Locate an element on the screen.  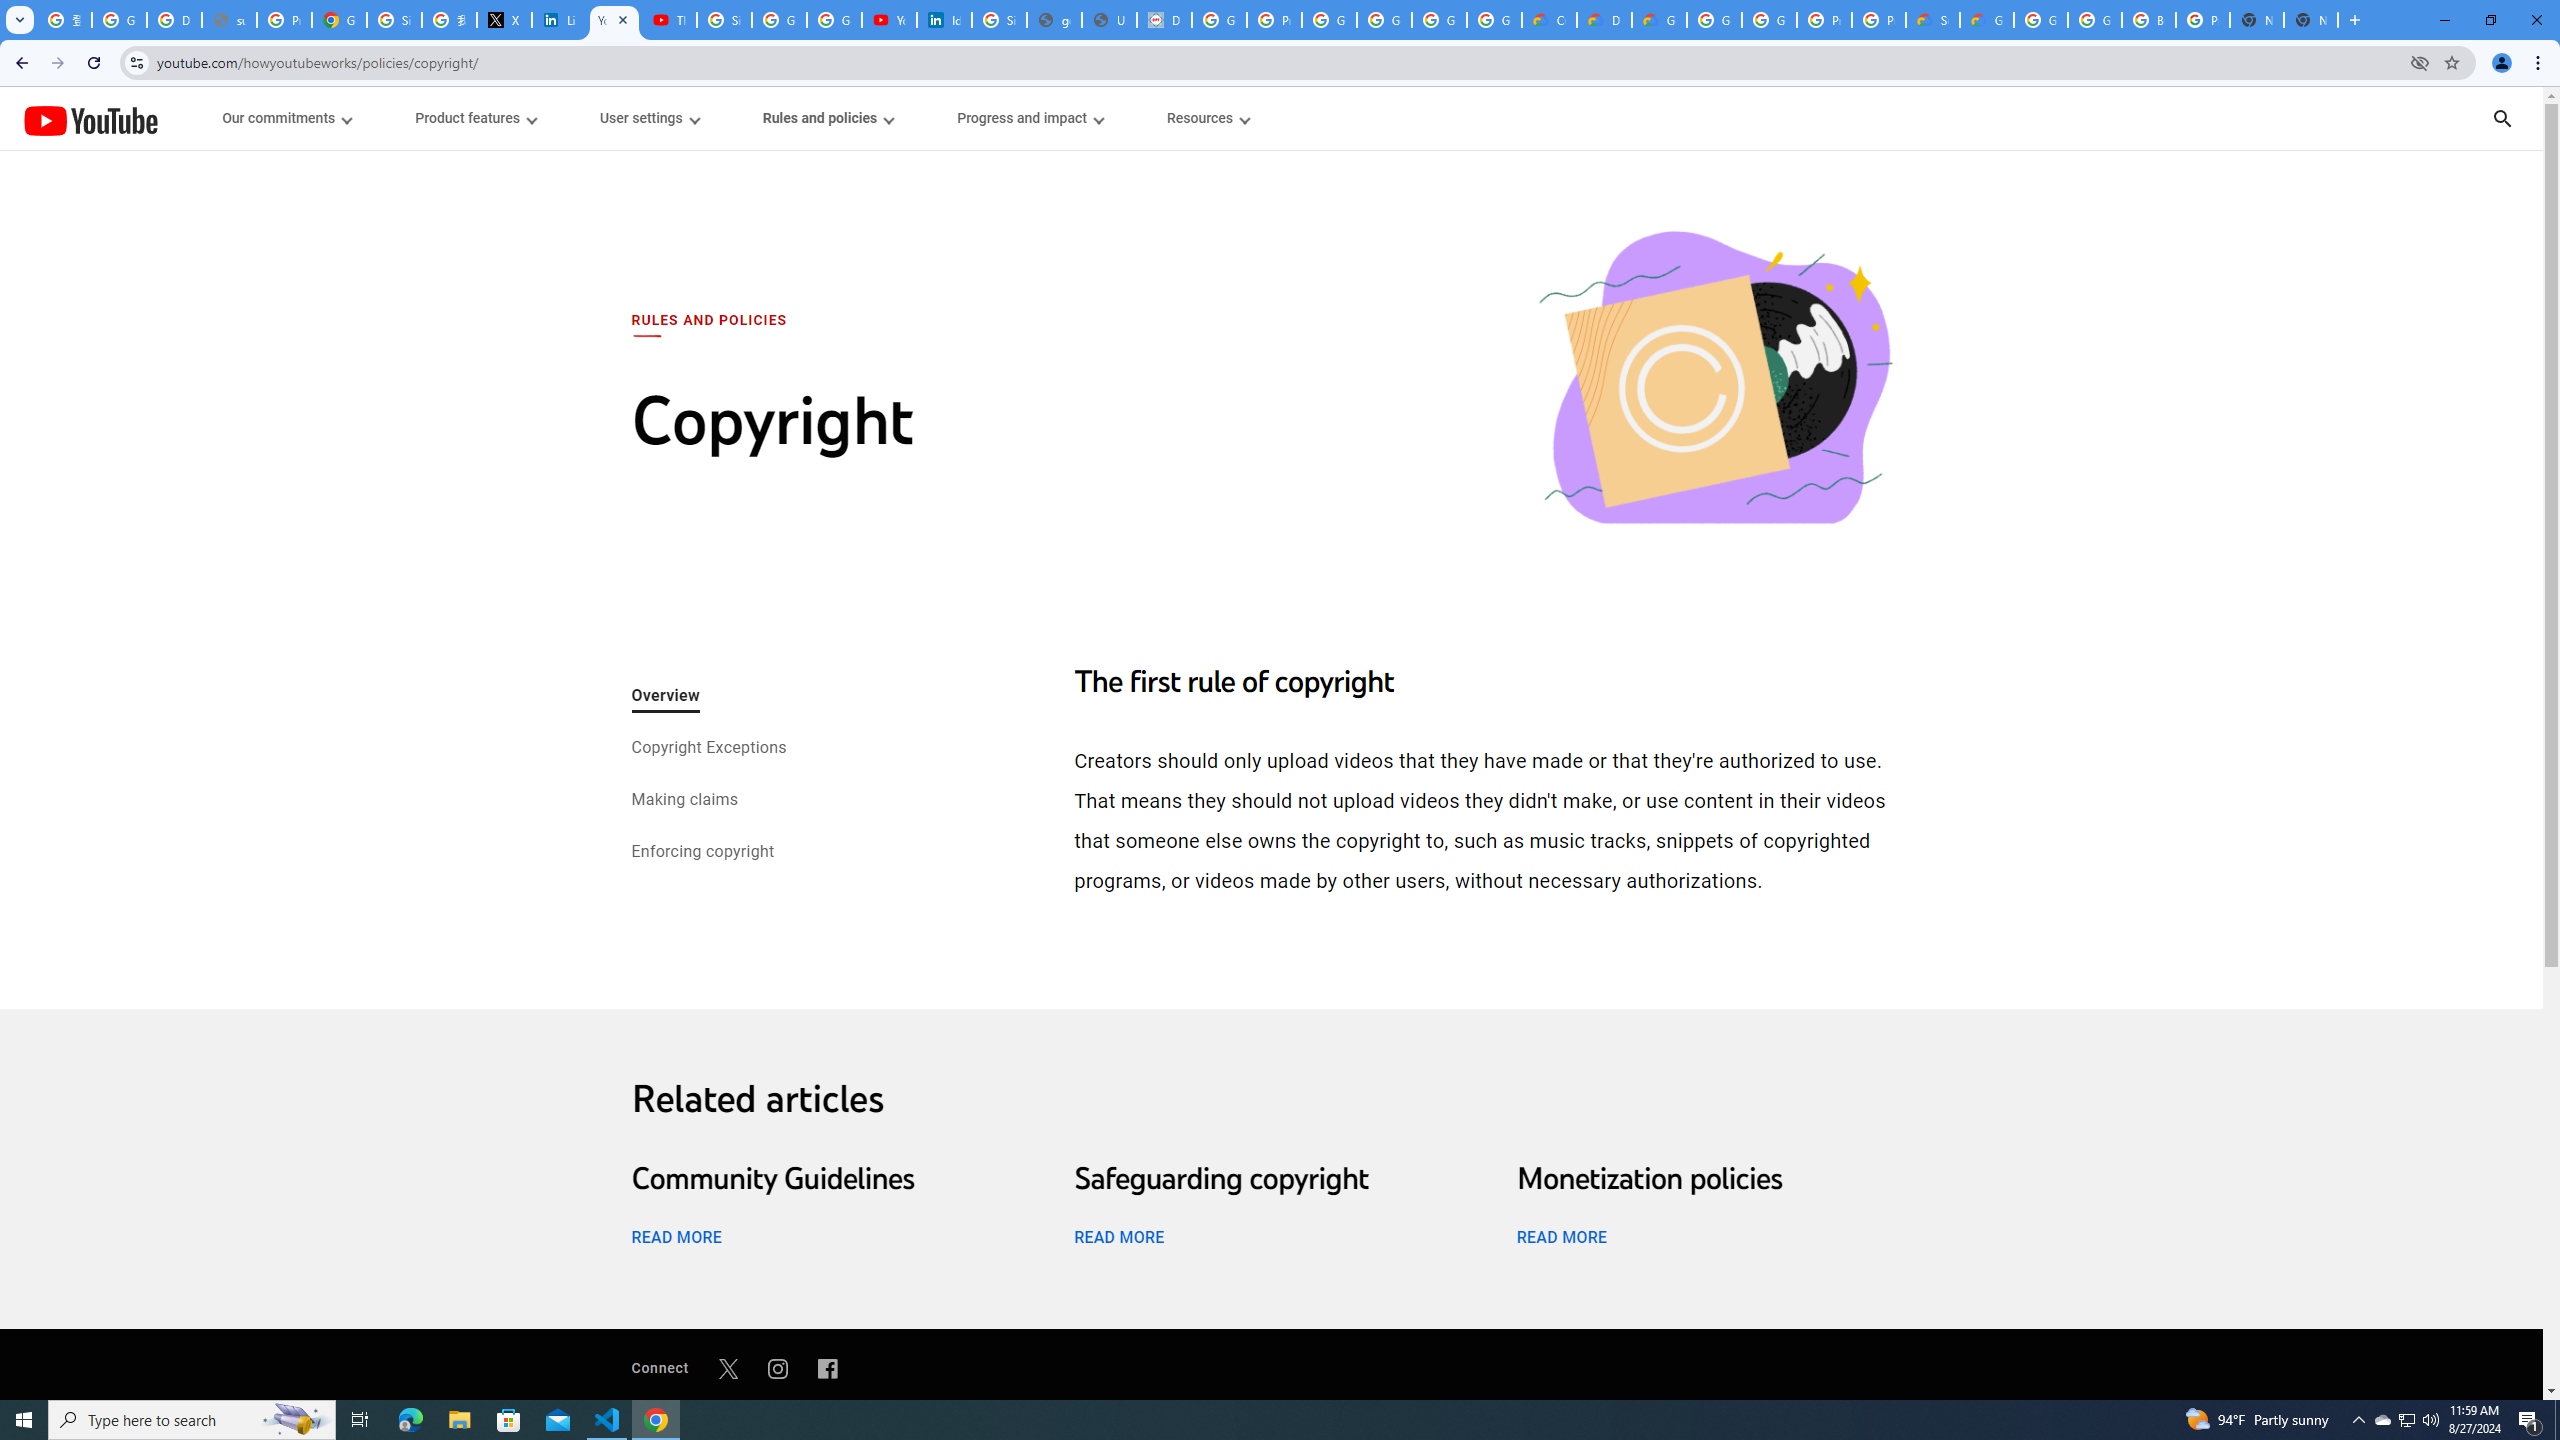
'Third-party cookies blocked' is located at coordinates (2420, 61).